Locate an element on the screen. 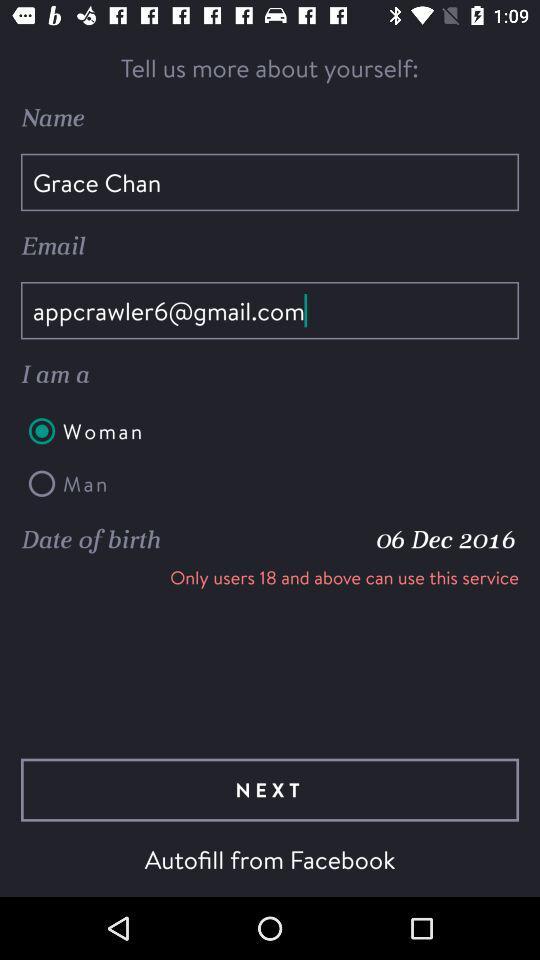  item below the only users 18 is located at coordinates (270, 790).